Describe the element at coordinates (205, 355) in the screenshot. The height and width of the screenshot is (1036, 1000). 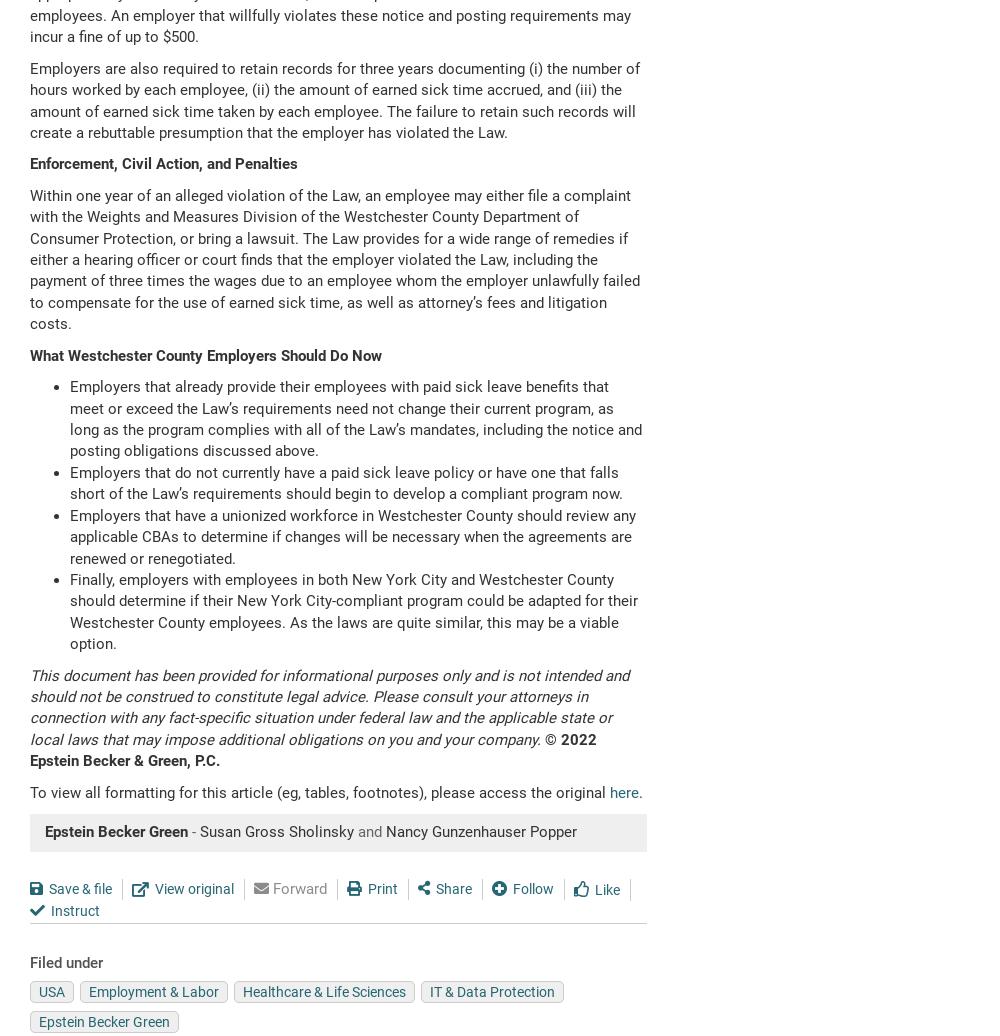
I see `'What Westchester County Employers Should Do Now'` at that location.